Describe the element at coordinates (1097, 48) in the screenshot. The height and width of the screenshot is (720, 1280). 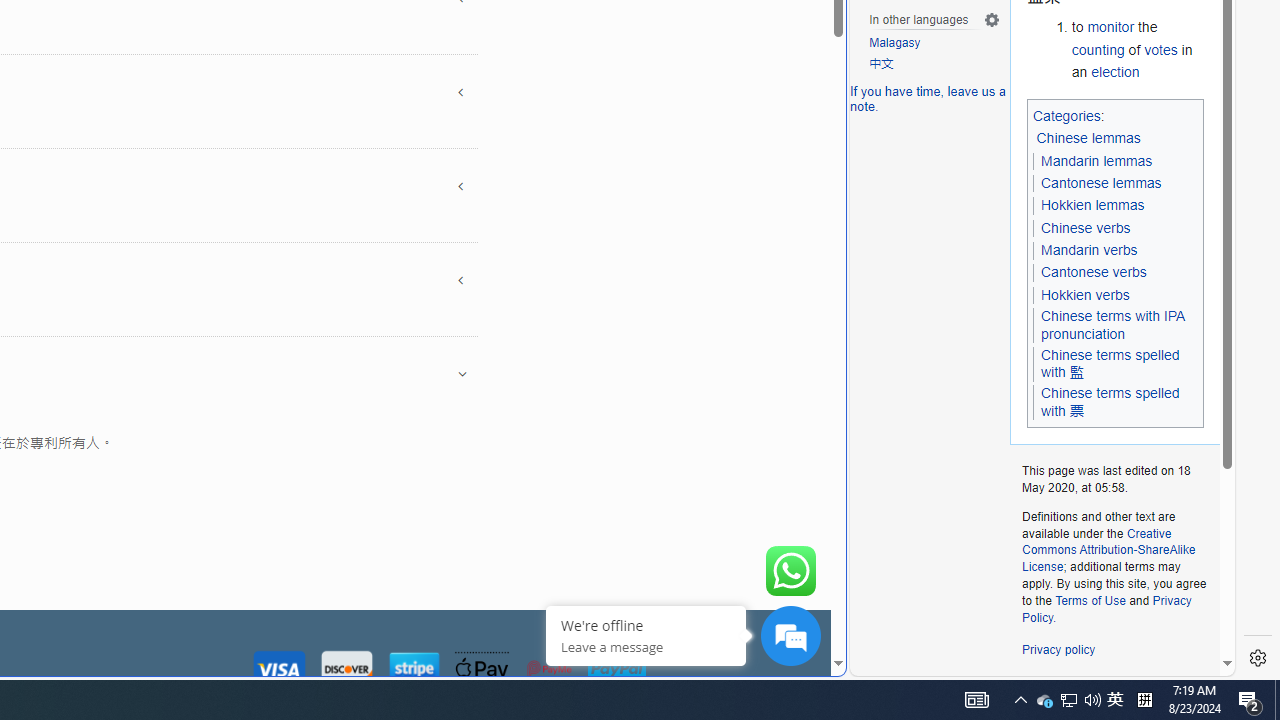
I see `'counting'` at that location.